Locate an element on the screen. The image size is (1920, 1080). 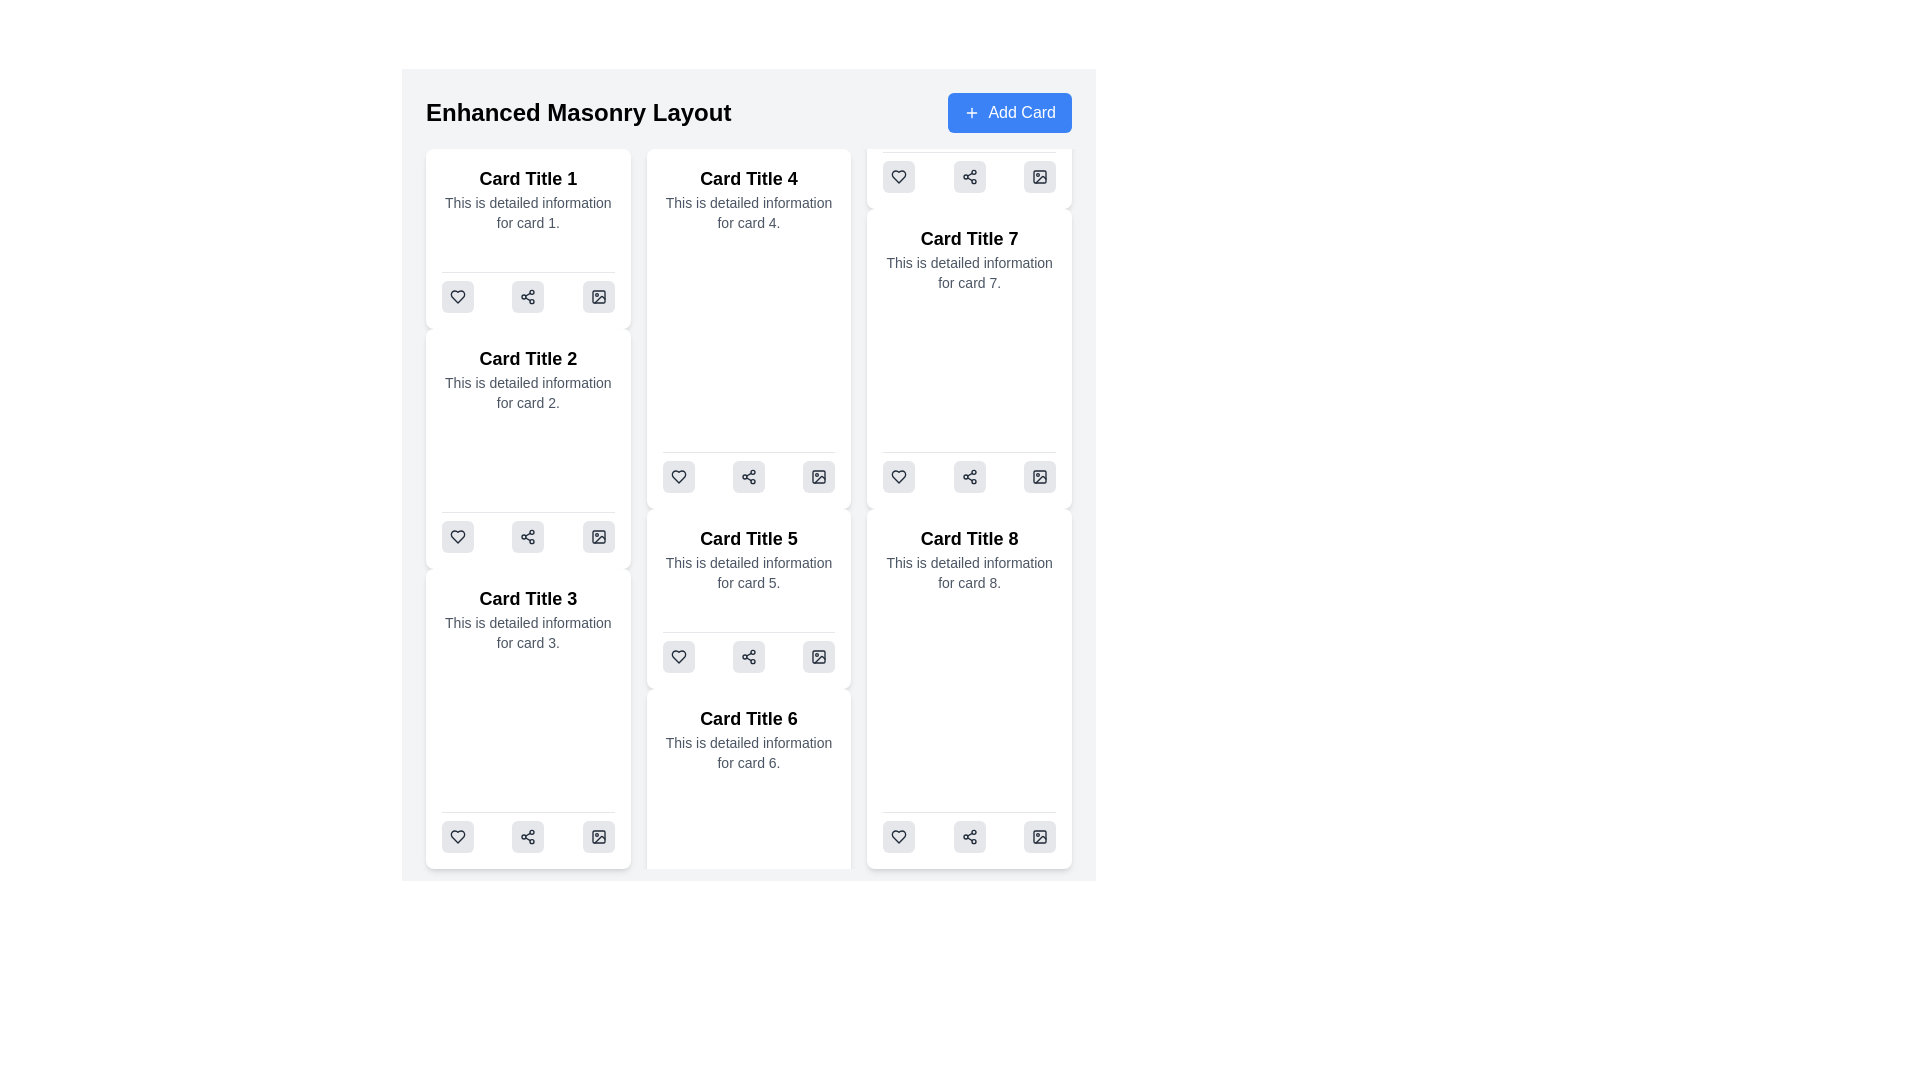
the text block displaying 'This is detailed information for card 1.' which is located below 'Card Title 1' in the first card of the leftmost column is located at coordinates (528, 212).